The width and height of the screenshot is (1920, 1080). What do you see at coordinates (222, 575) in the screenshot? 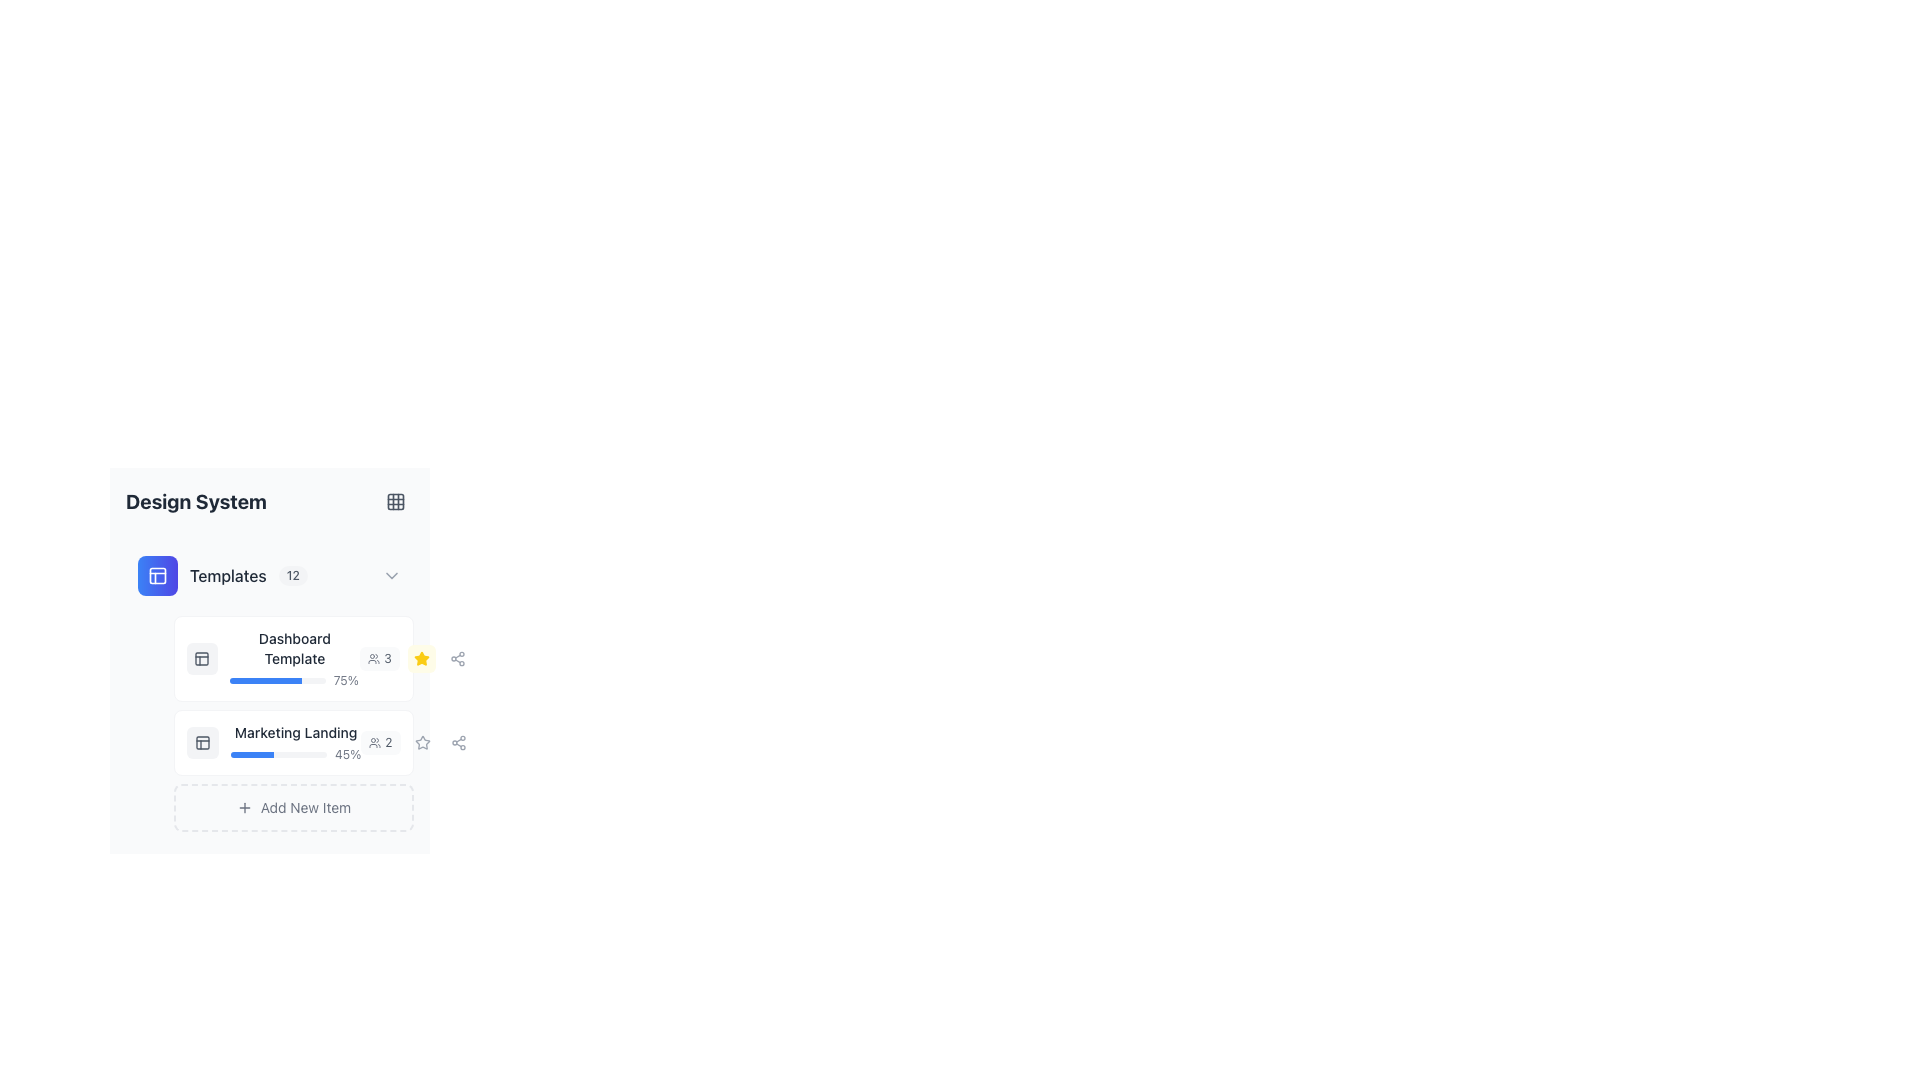
I see `the 'Templates' button in the sidebar under 'Design System'` at bounding box center [222, 575].